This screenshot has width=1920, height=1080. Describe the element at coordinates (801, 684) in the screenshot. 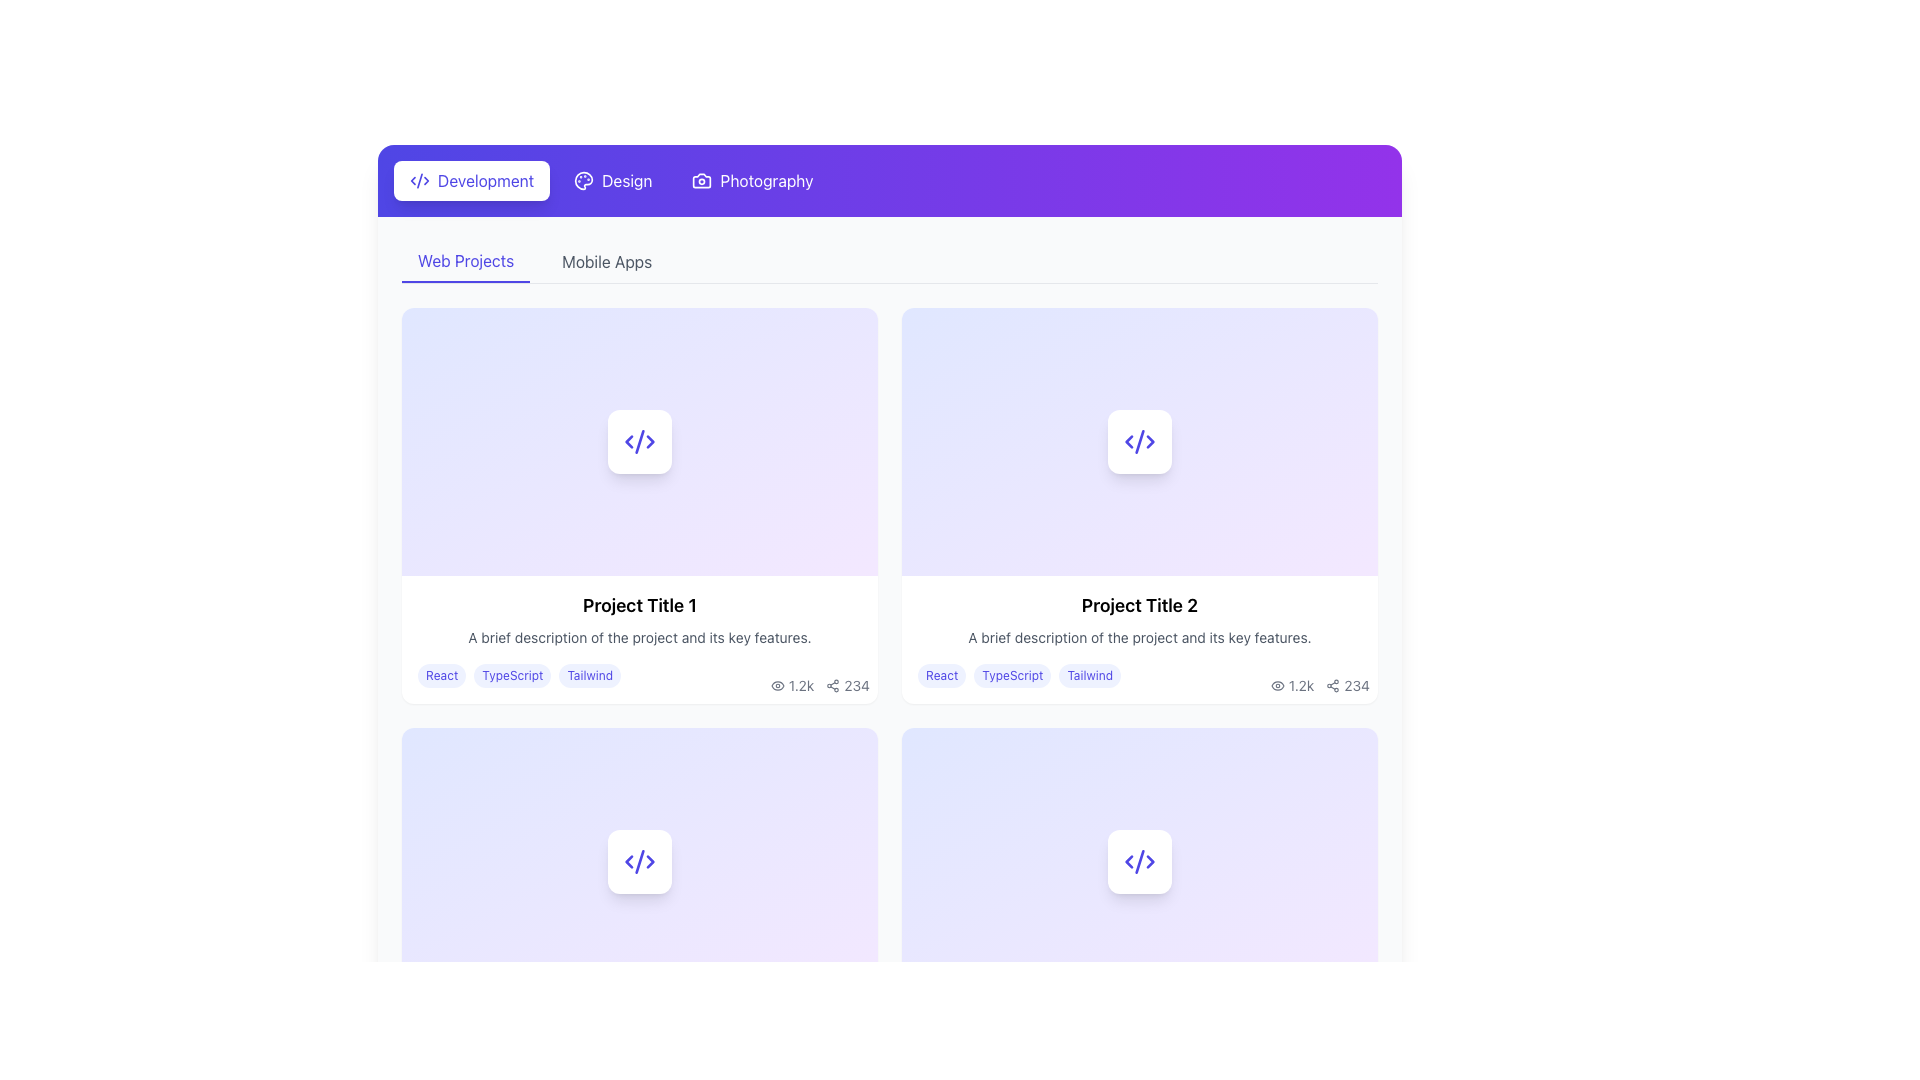

I see `text element displaying '1.2k' which is the first textual value in gray next to an eye icon at the bottom-right corner of the card labeled 'Project Title 2'` at that location.